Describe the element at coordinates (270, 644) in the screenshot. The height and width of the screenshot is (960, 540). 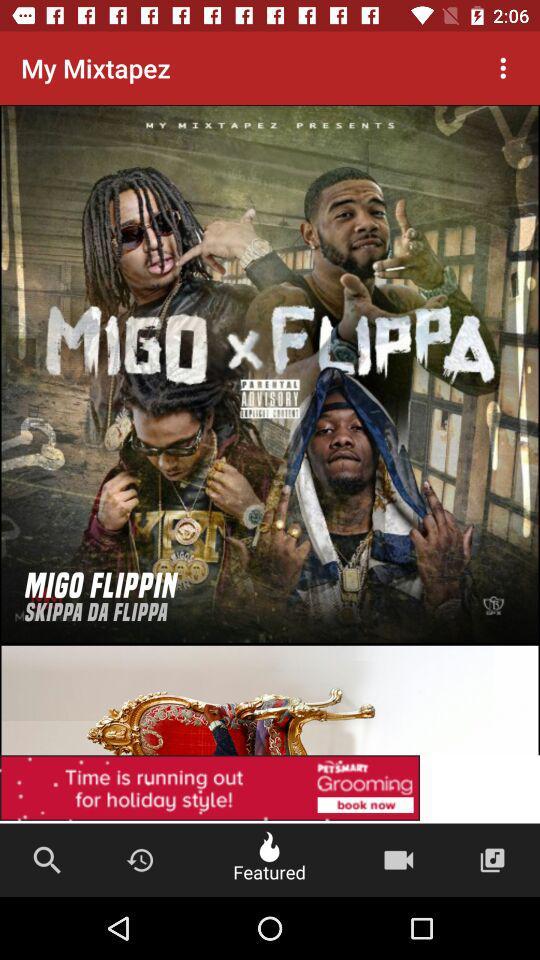
I see `advertisement` at that location.